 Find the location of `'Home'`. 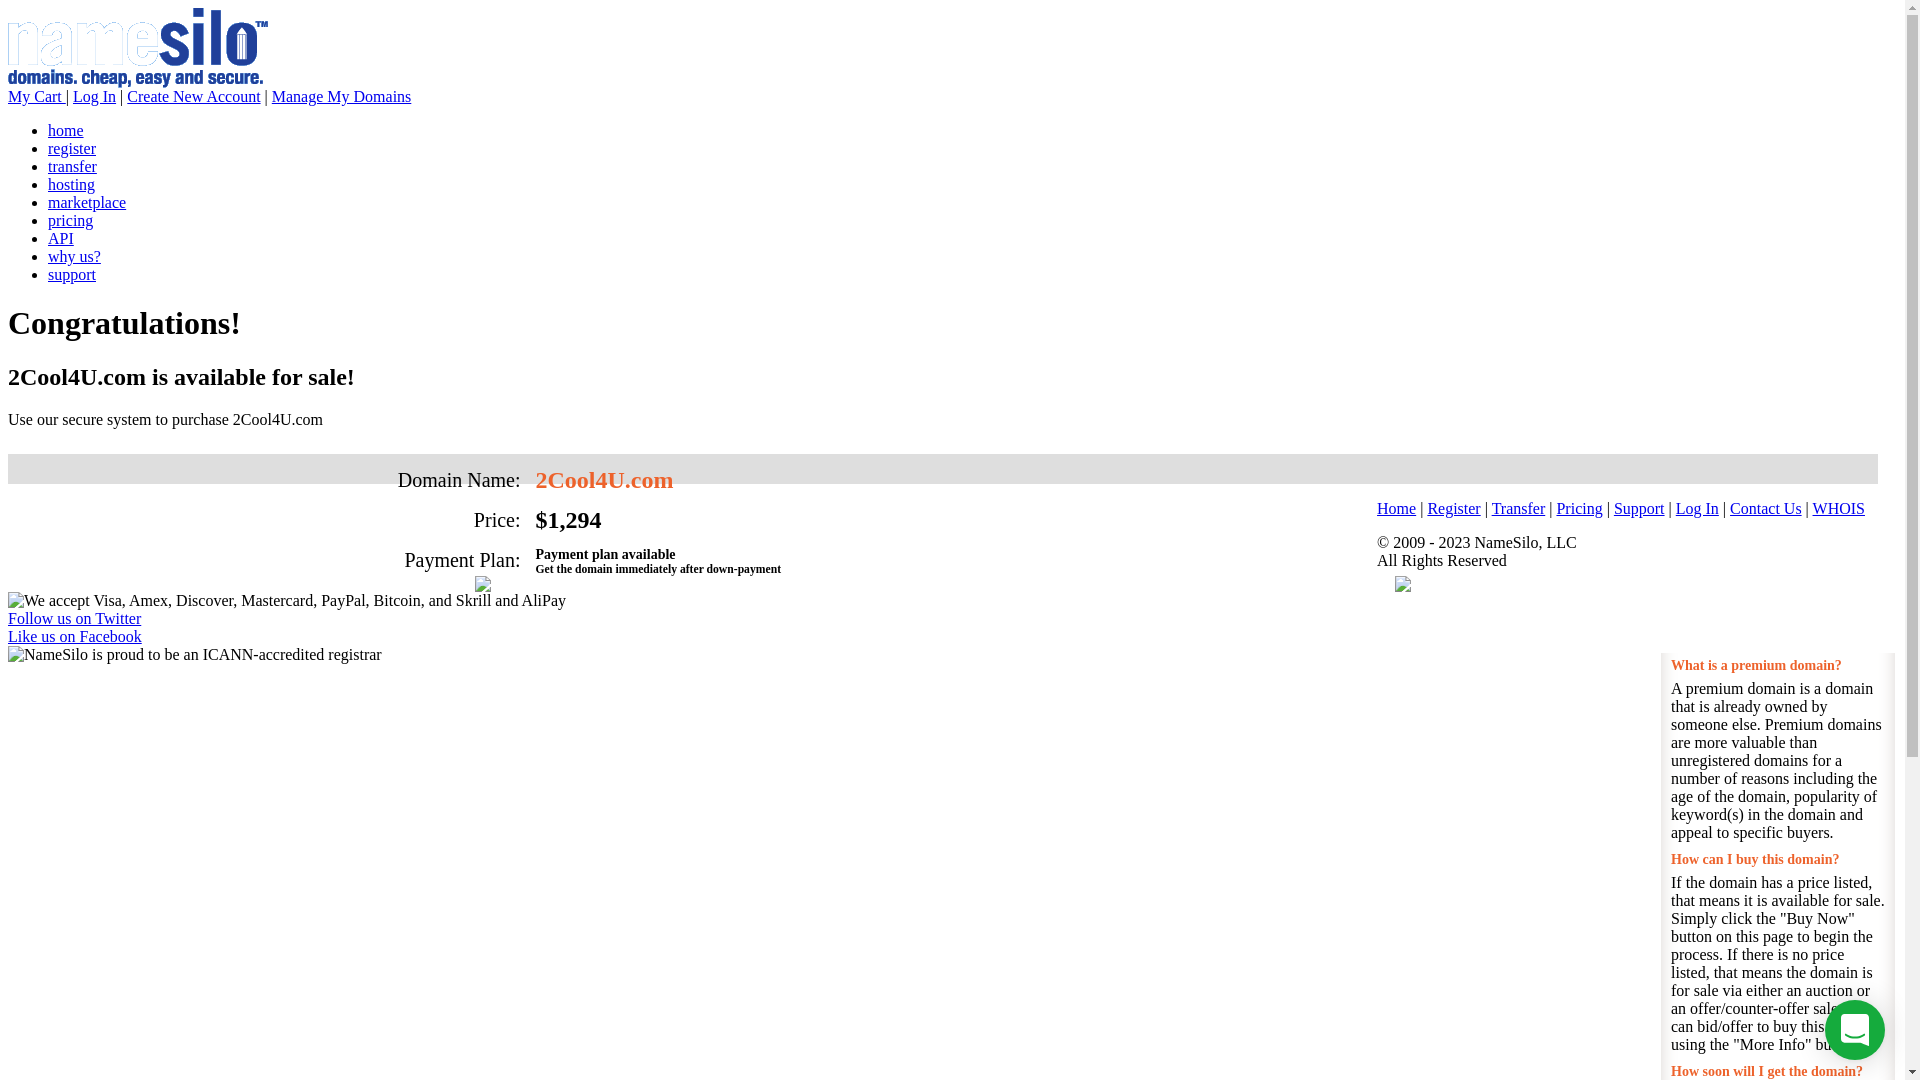

'Home' is located at coordinates (1395, 507).